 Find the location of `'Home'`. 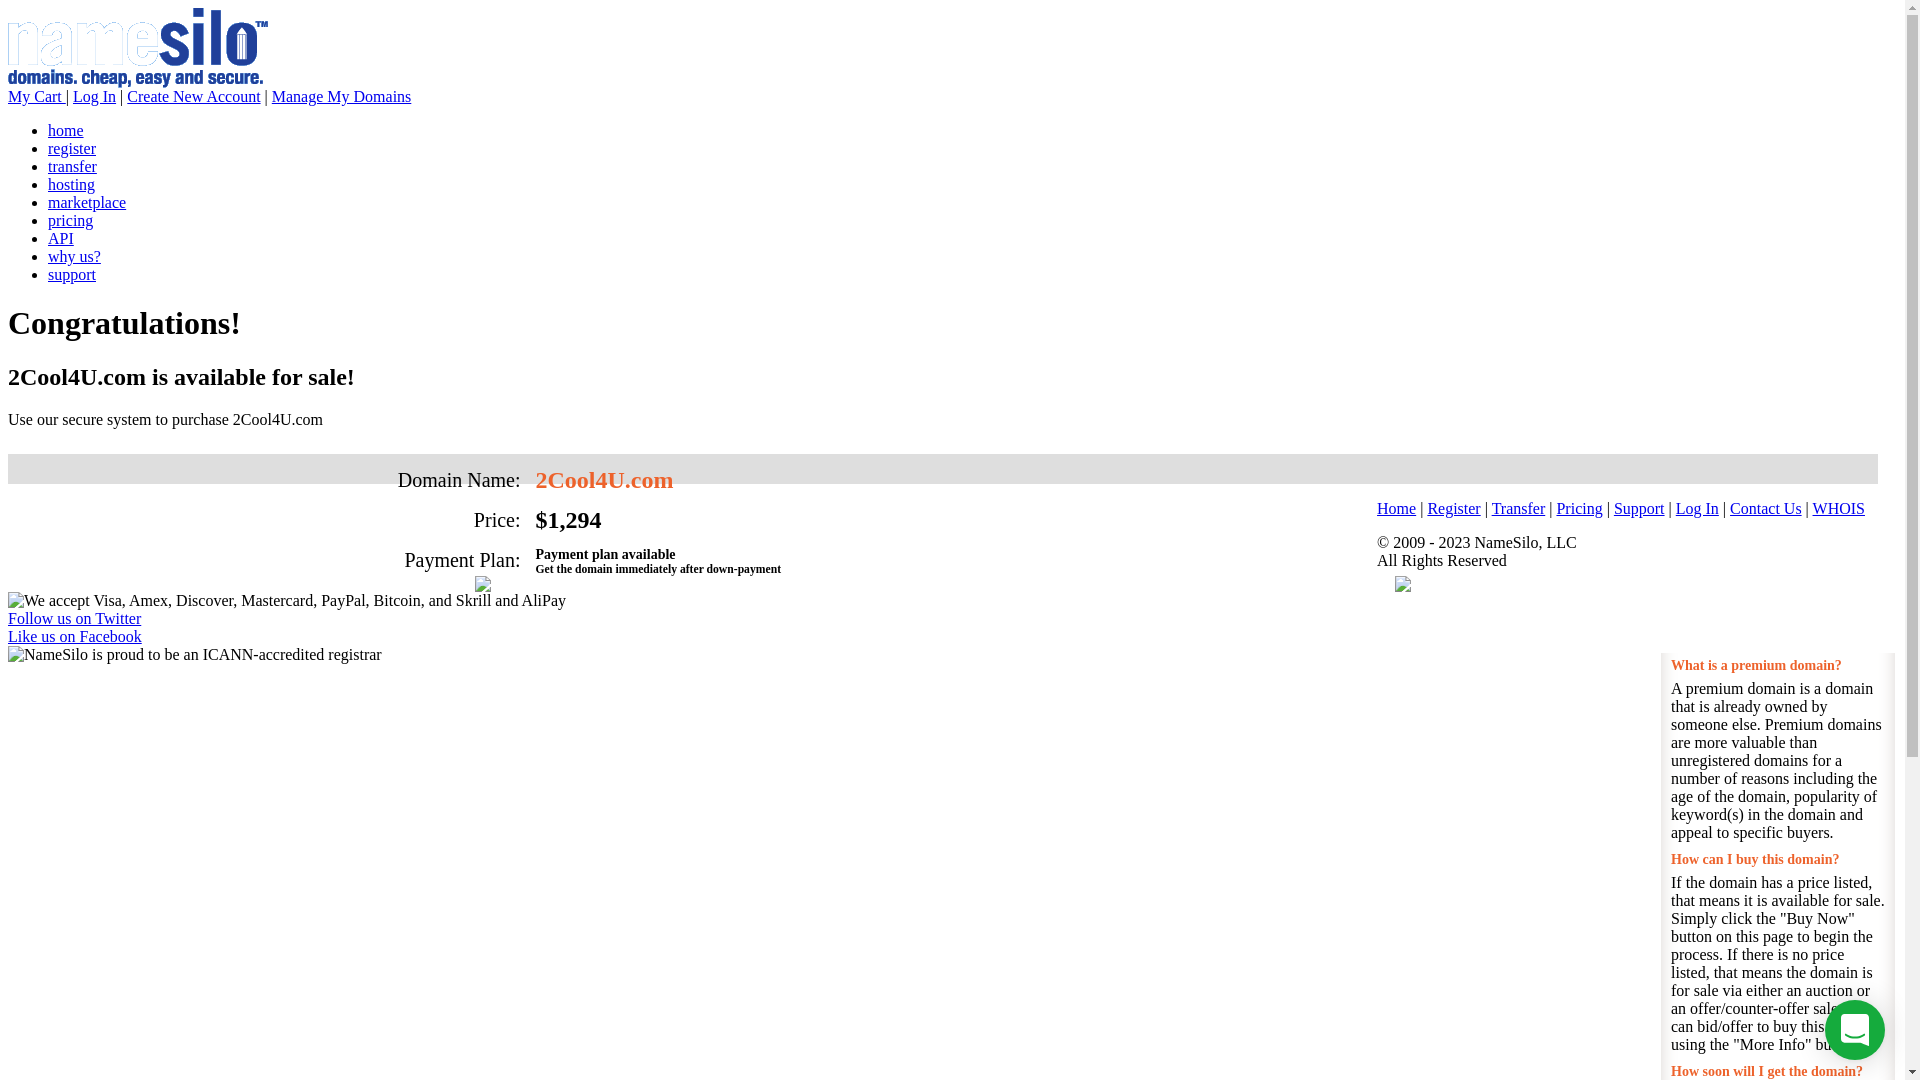

'Home' is located at coordinates (1395, 507).